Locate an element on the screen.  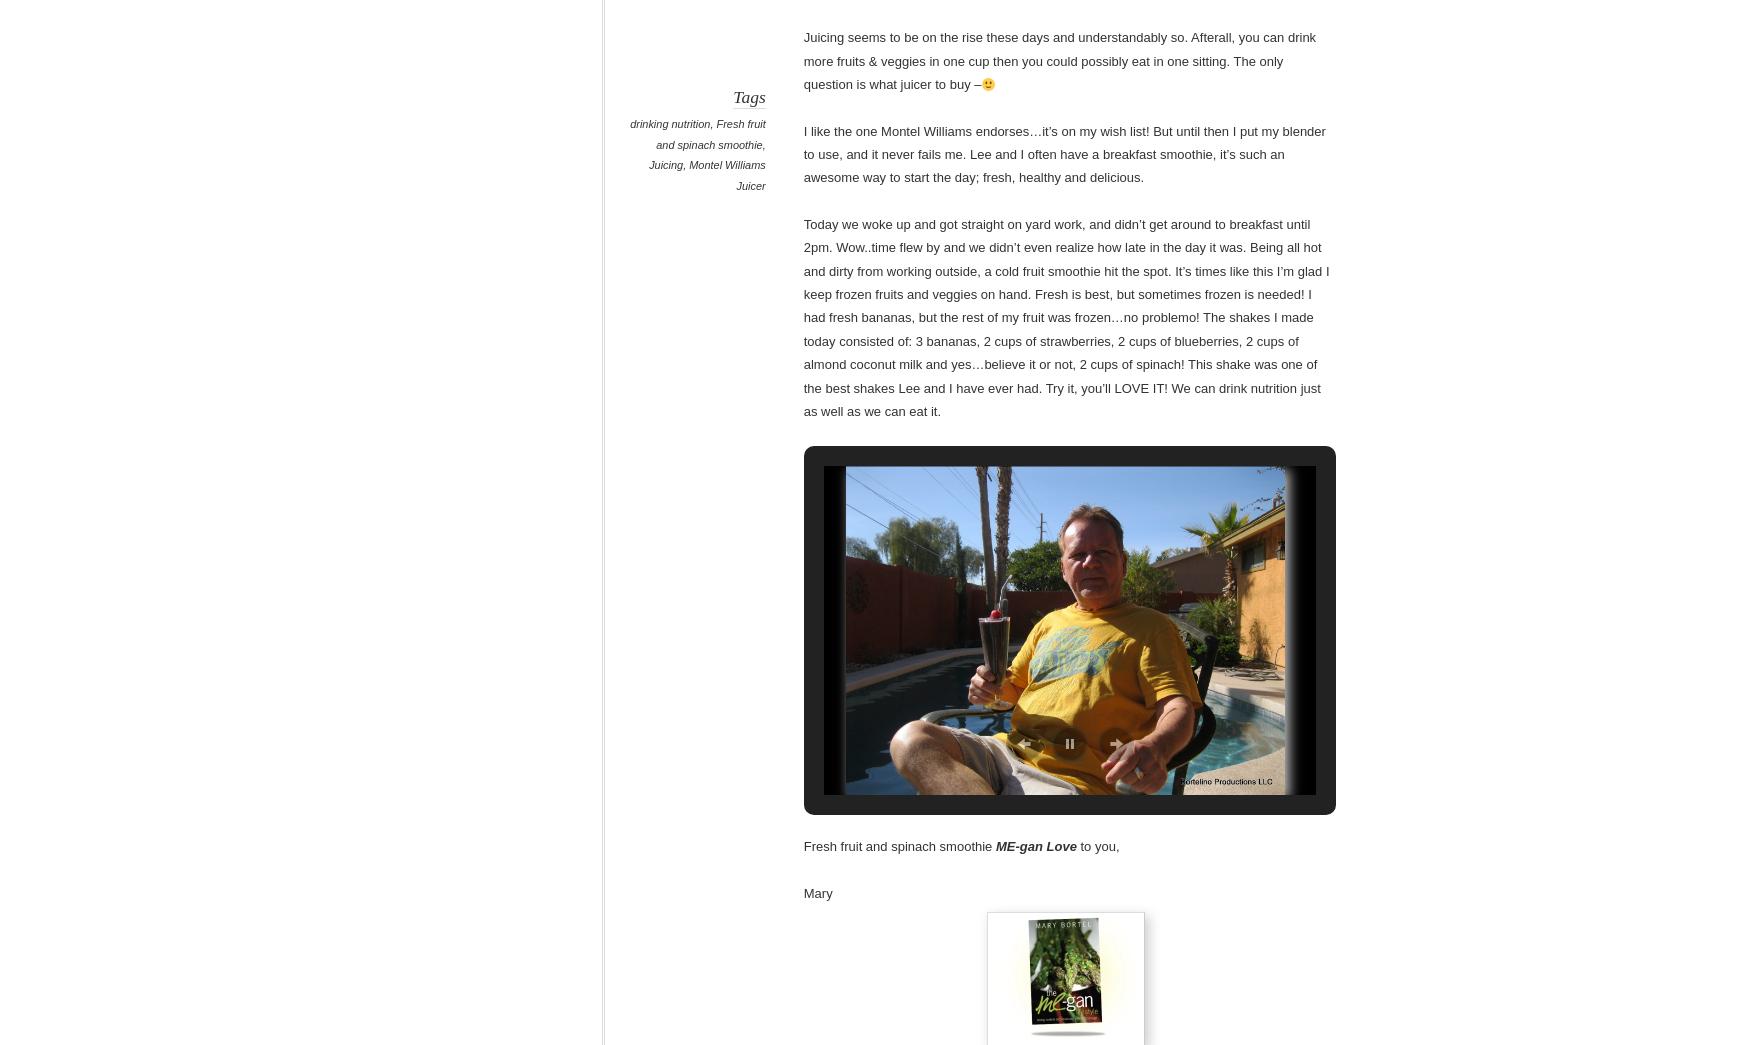
'to you,' is located at coordinates (1098, 845).